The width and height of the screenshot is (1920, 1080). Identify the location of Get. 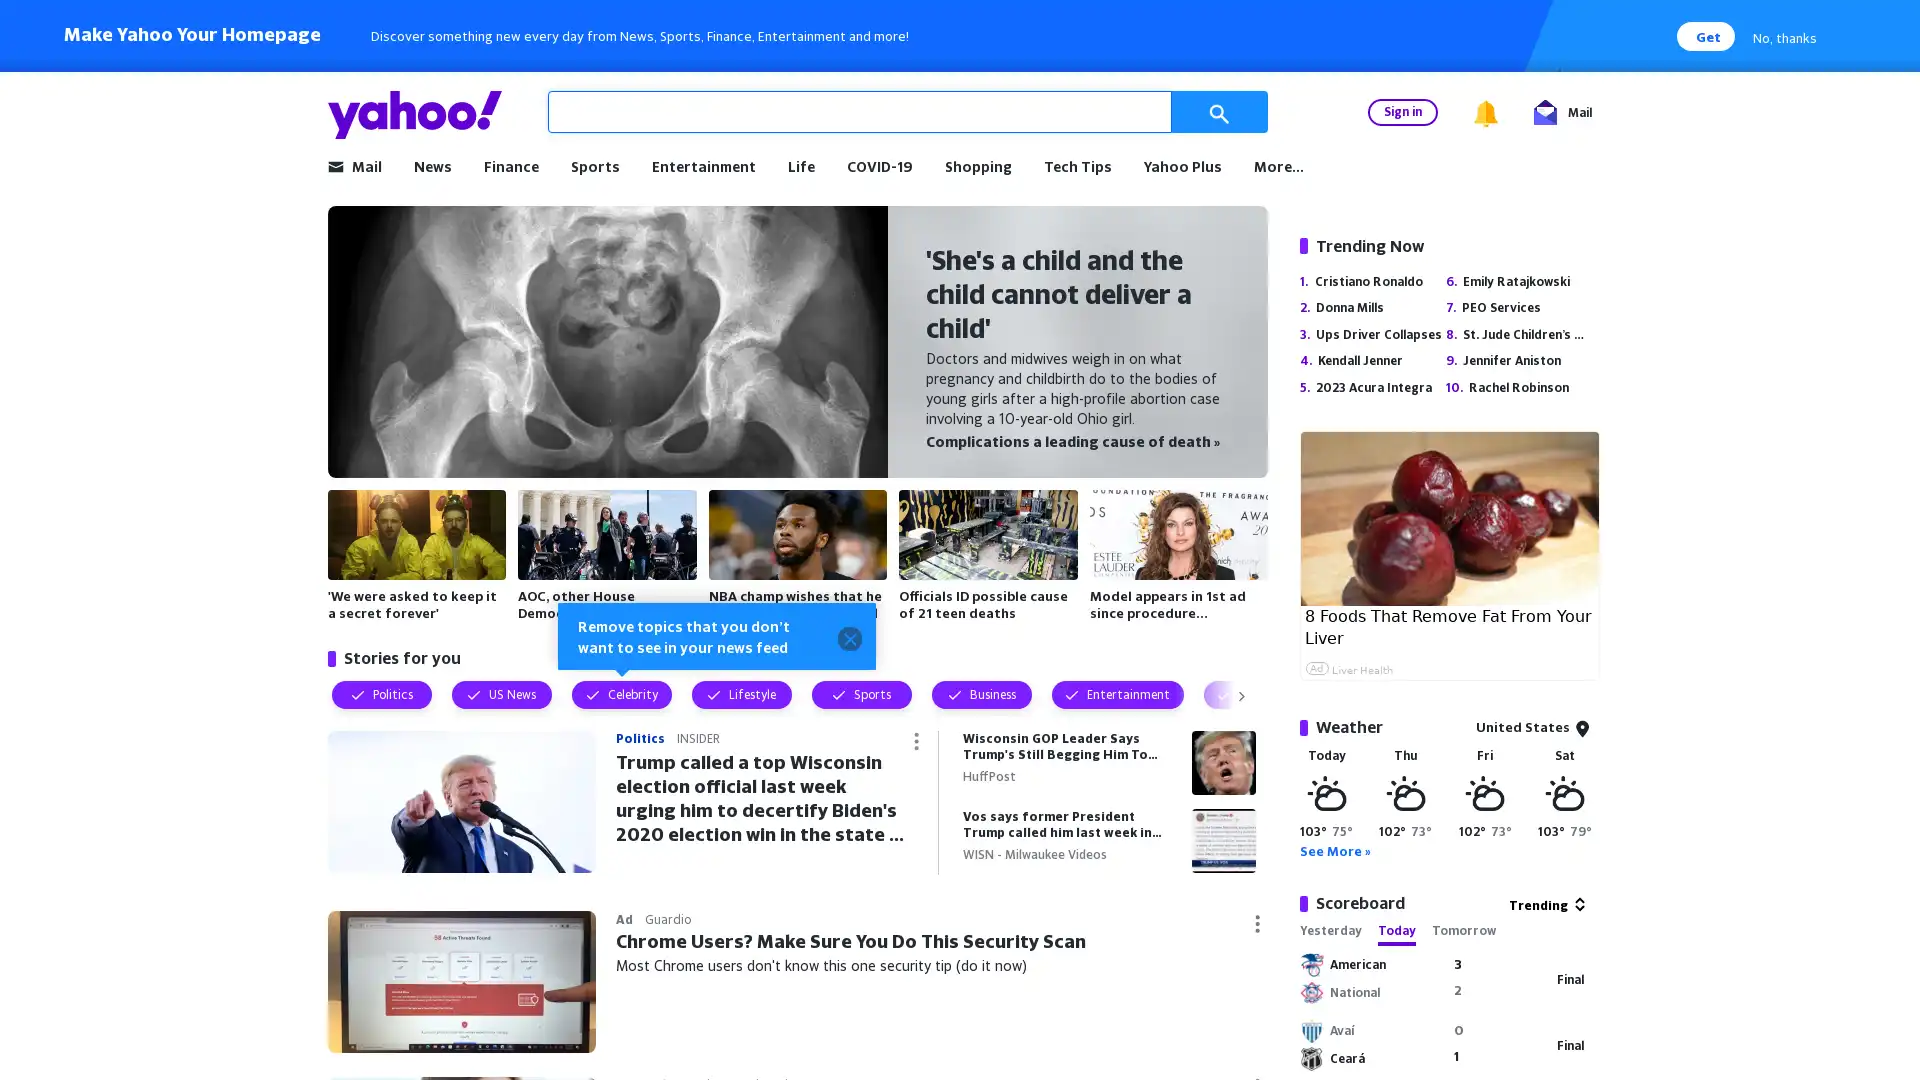
(1704, 36).